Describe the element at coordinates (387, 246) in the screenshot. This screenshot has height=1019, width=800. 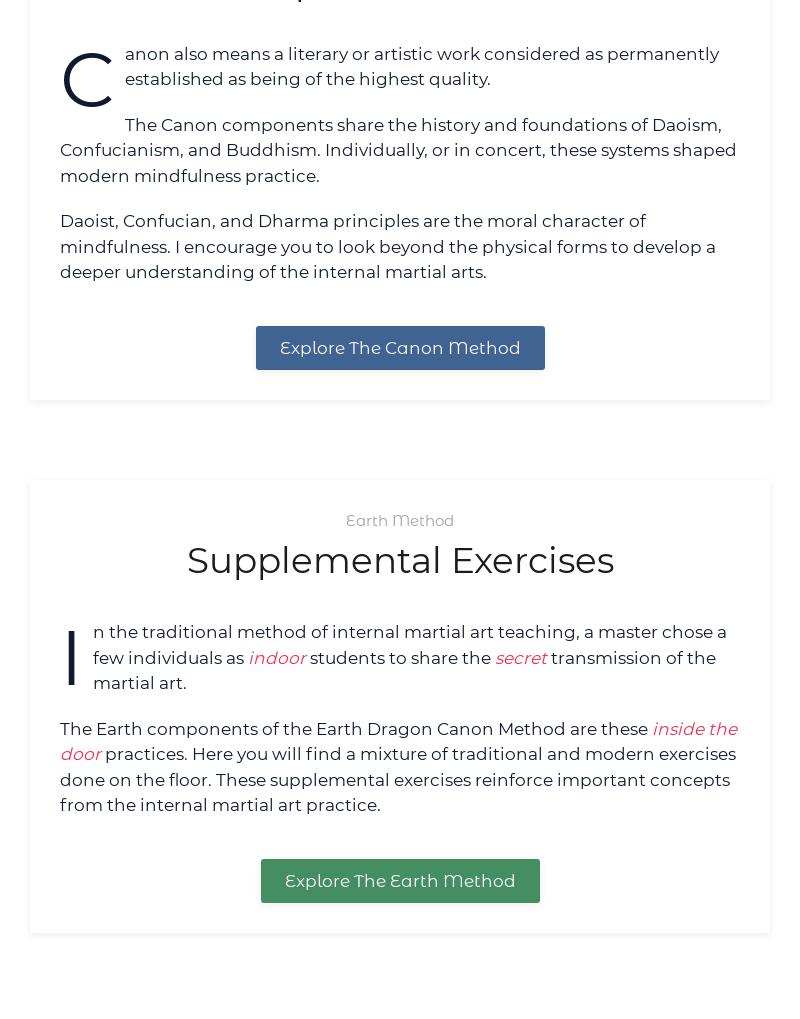
I see `'Daoist, Confucian, and Dharma principles are the moral character of mindfulness. I encourage you to look beyond the physical forms to develop a deeper understanding of the internal martial arts.'` at that location.